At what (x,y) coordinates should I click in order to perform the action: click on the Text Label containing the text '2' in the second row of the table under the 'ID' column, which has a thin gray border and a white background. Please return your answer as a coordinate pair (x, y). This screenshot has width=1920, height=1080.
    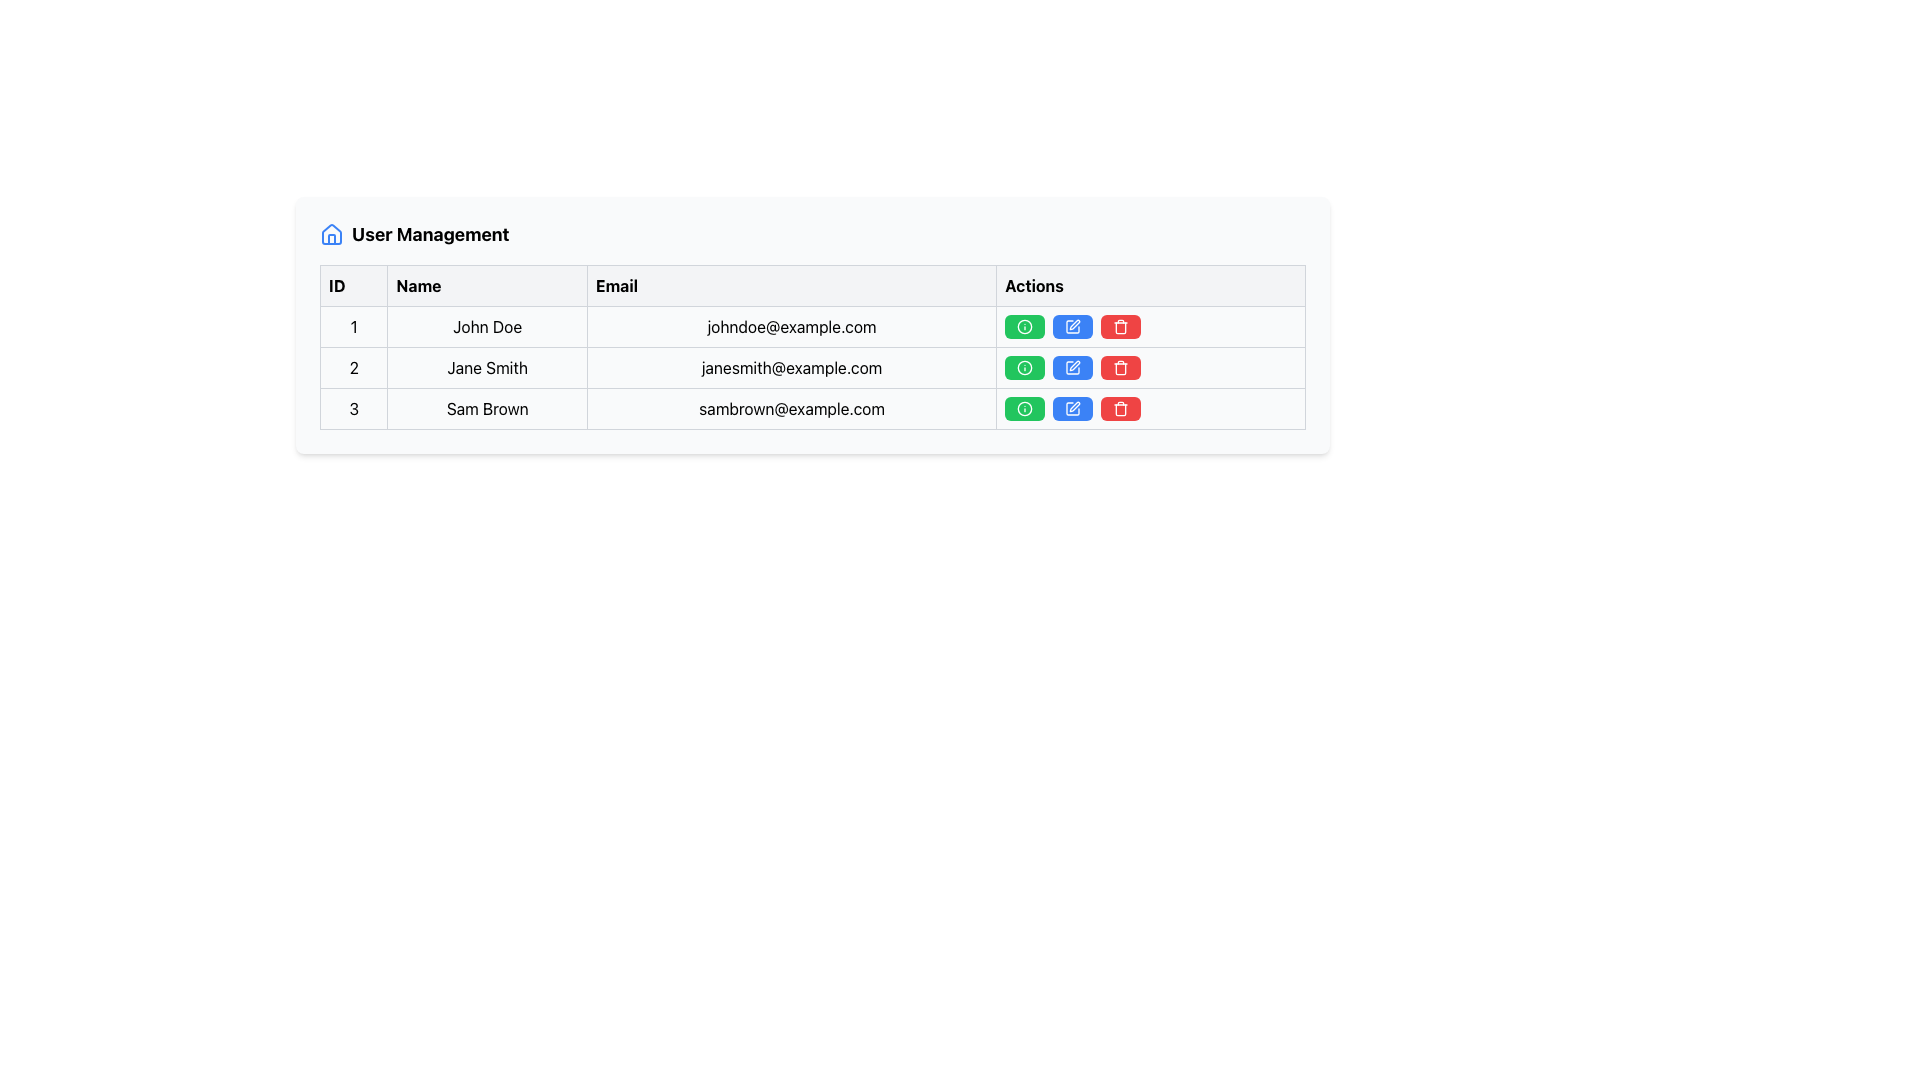
    Looking at the image, I should click on (354, 367).